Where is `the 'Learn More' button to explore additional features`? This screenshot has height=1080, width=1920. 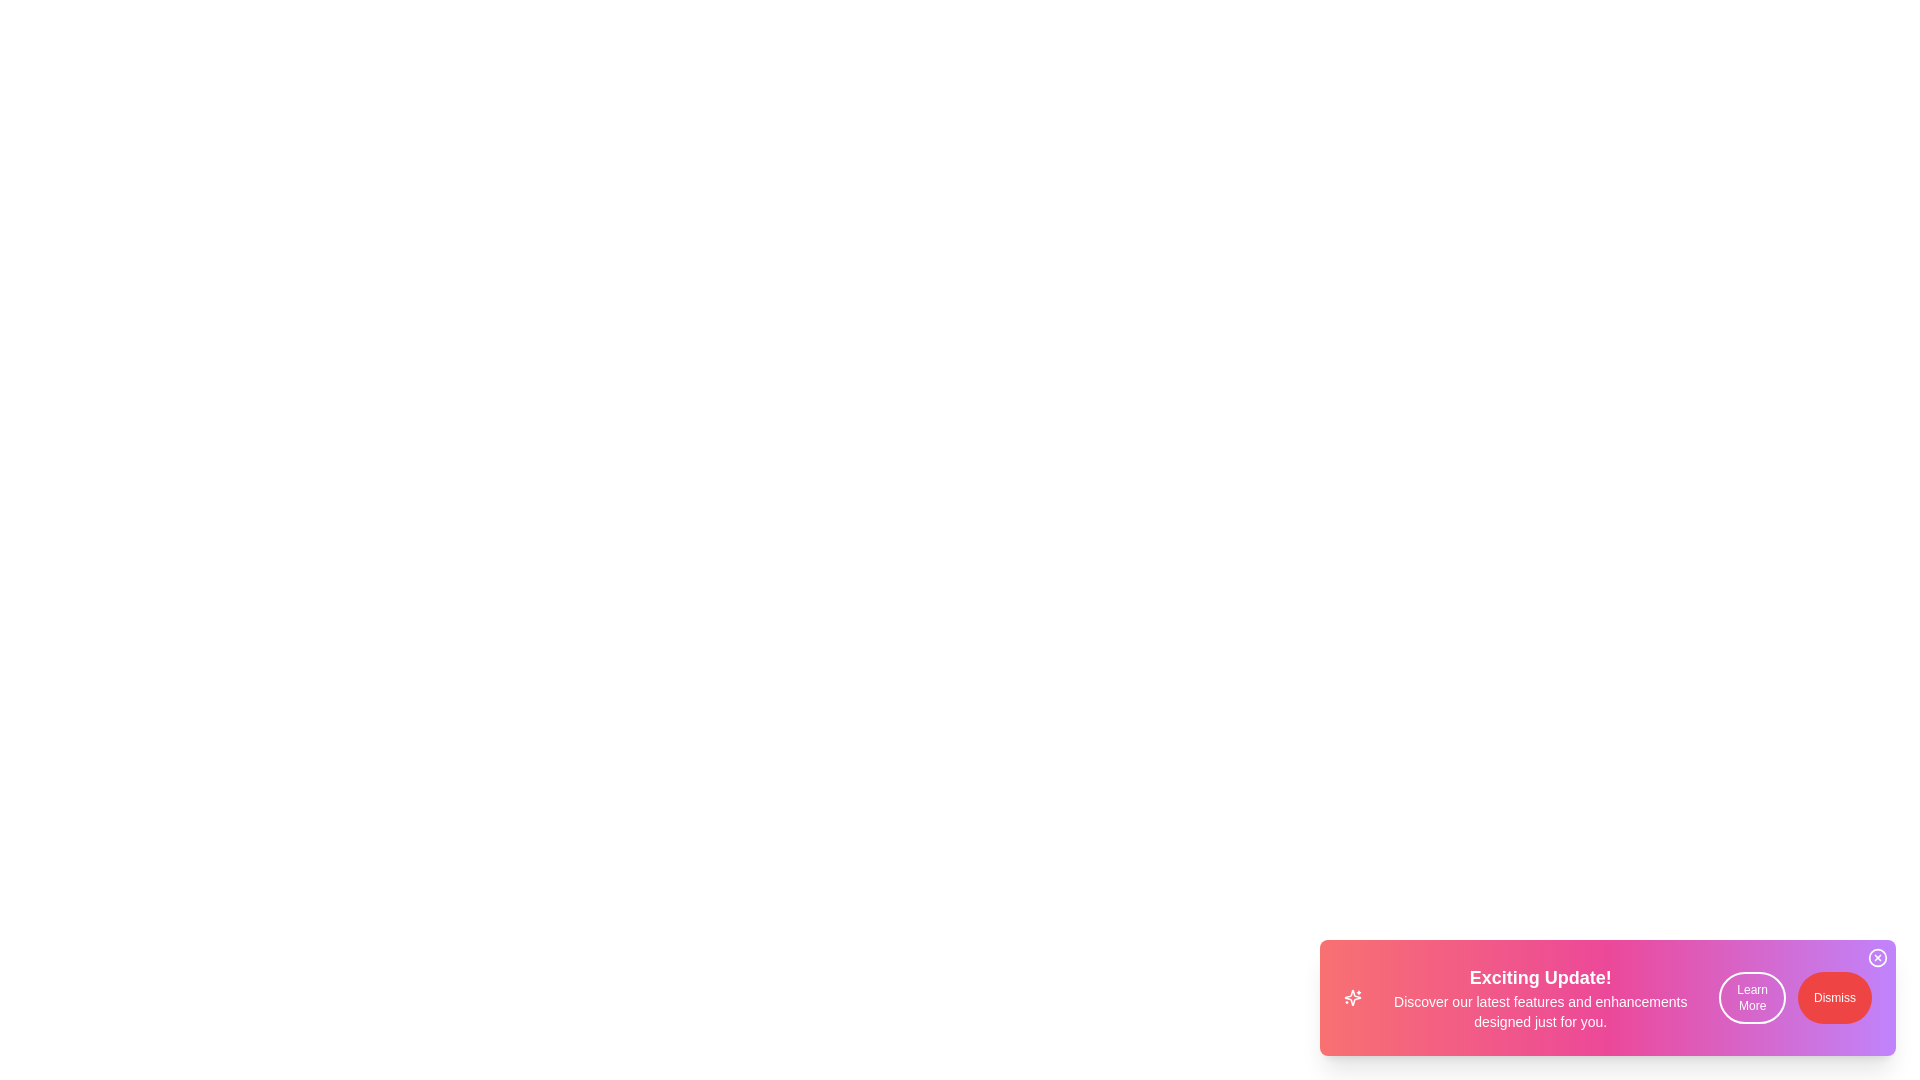 the 'Learn More' button to explore additional features is located at coordinates (1751, 998).